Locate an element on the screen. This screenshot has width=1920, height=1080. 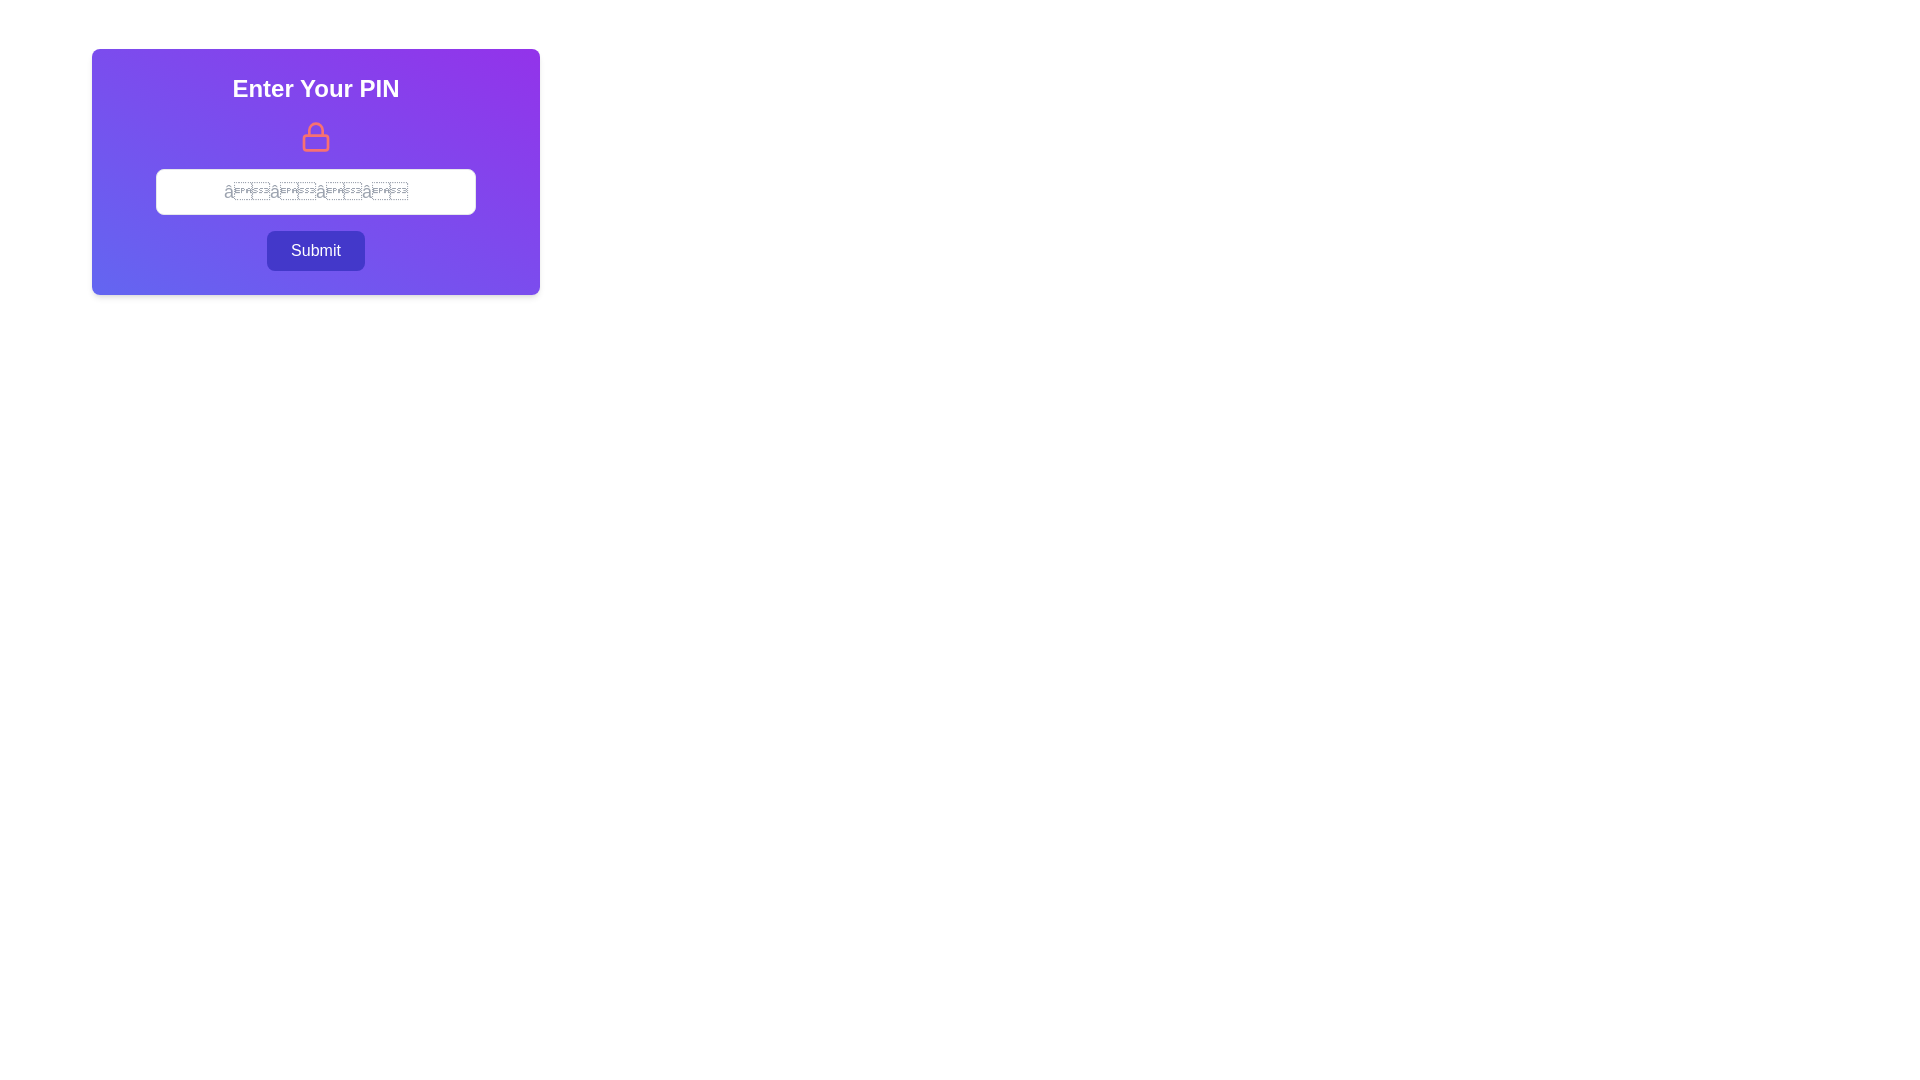
the informative heading Text Label that instructs users to enter their PIN, positioned centrally above the lock icon in the card component is located at coordinates (315, 87).